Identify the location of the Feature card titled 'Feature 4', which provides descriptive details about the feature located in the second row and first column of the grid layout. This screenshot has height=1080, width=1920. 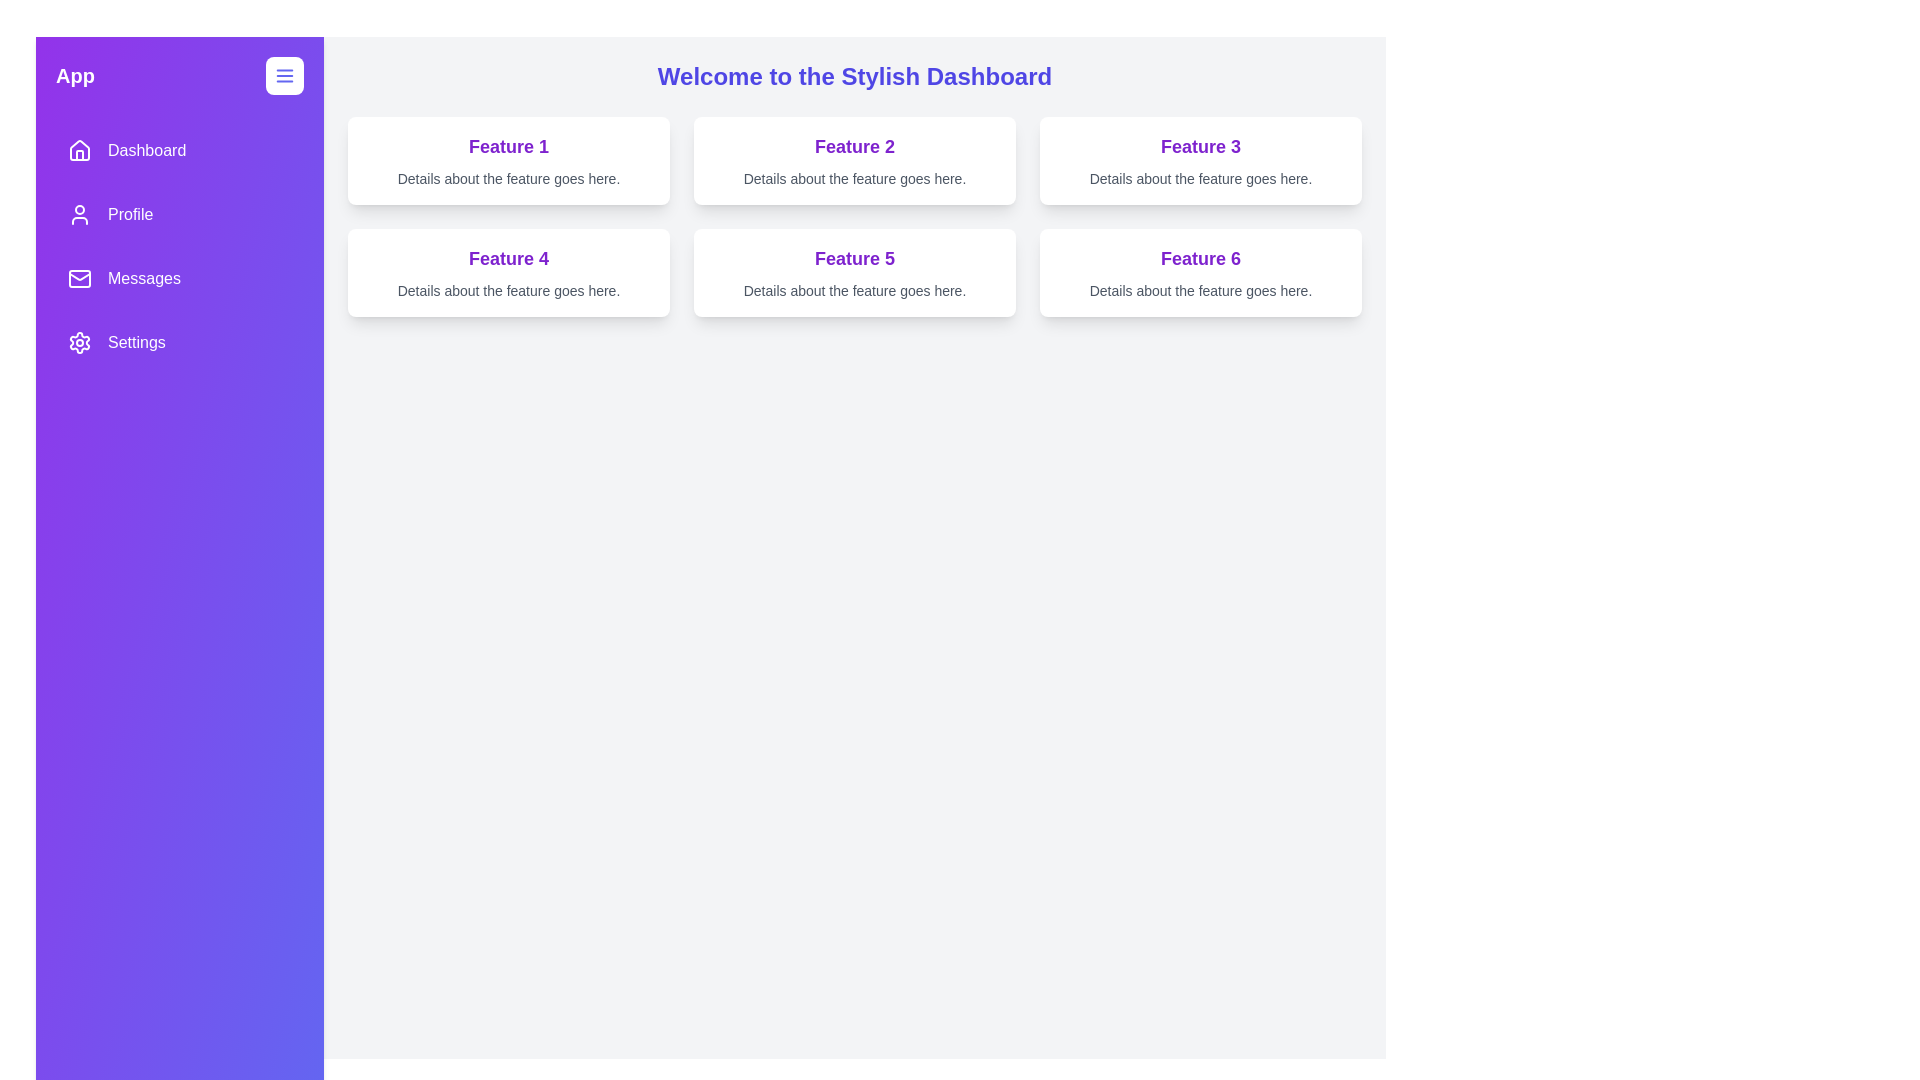
(508, 273).